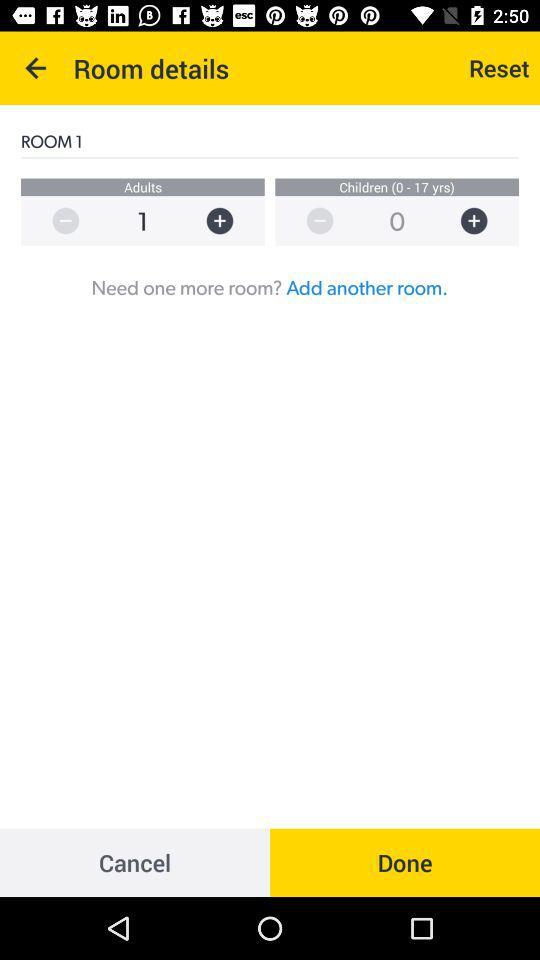  What do you see at coordinates (366, 286) in the screenshot?
I see `add another room. item` at bounding box center [366, 286].